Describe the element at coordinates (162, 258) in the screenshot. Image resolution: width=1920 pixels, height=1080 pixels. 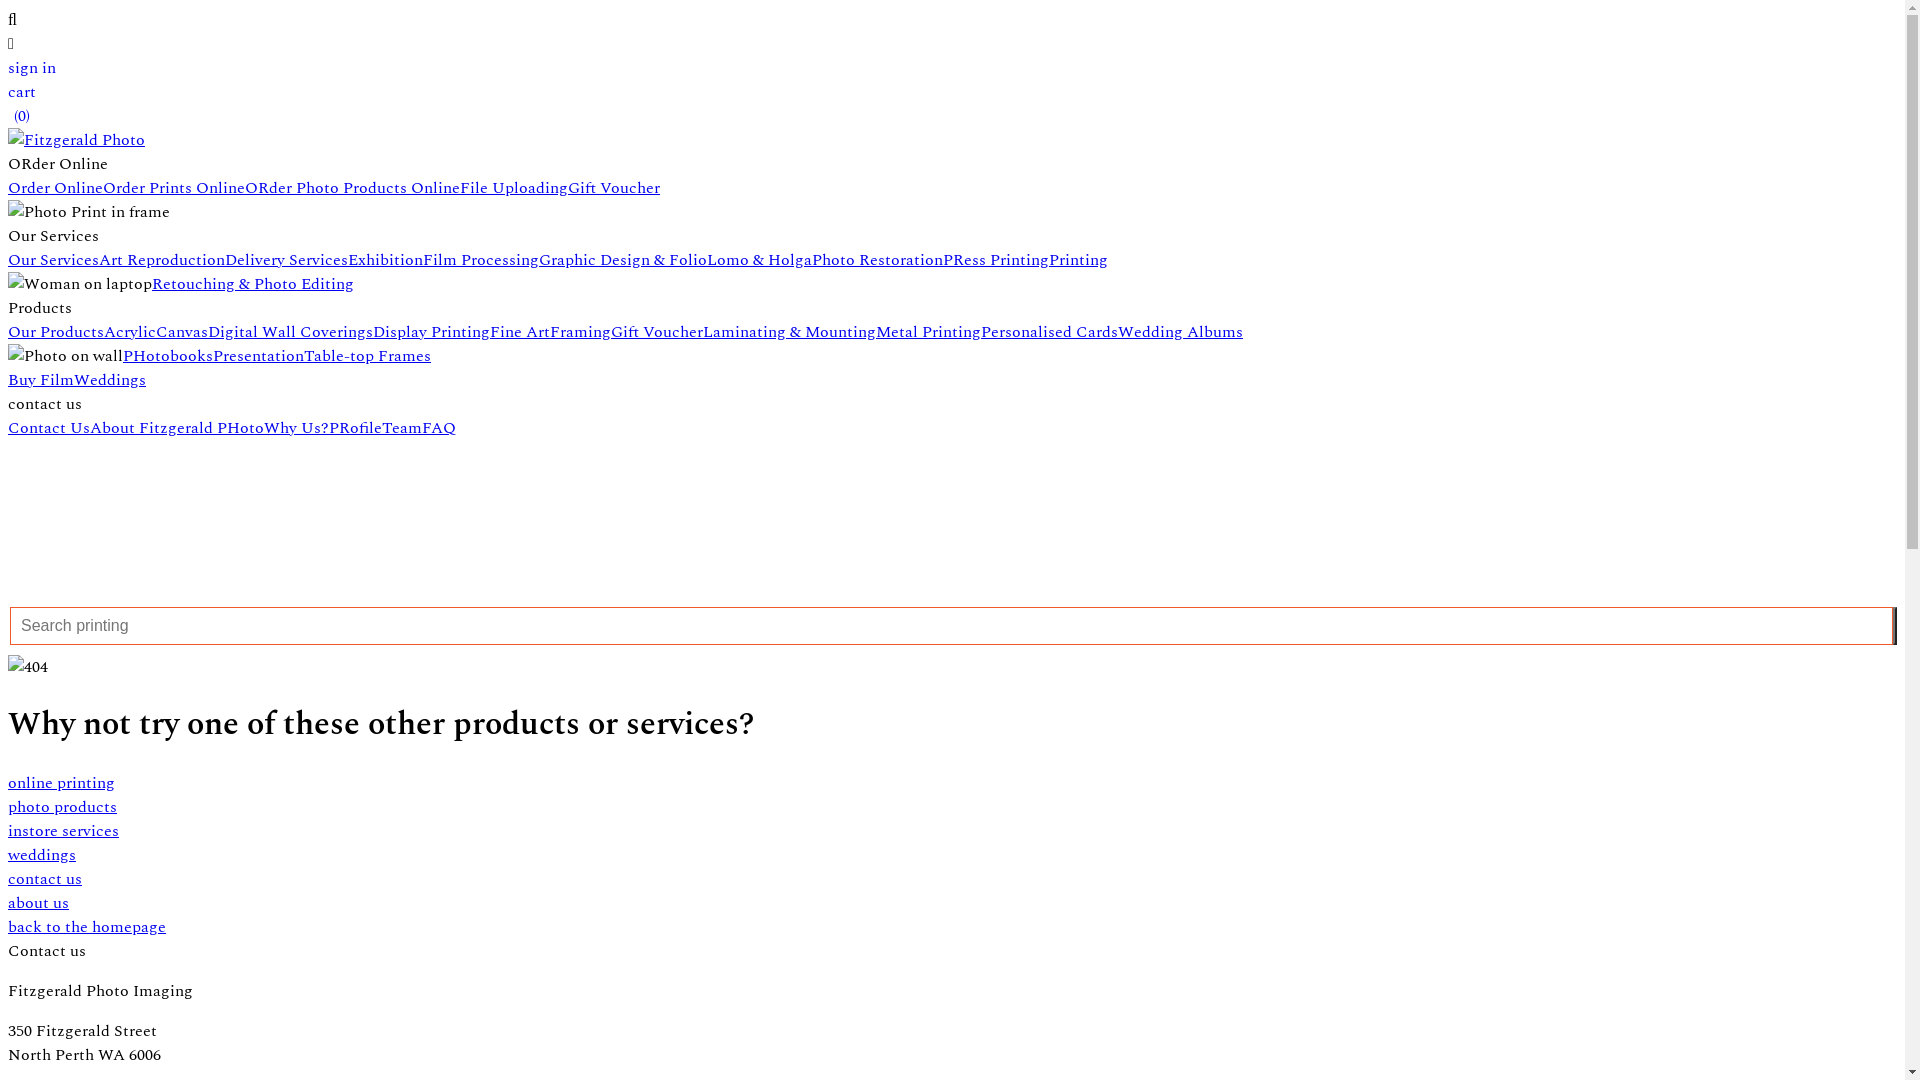
I see `'Art Reproduction'` at that location.